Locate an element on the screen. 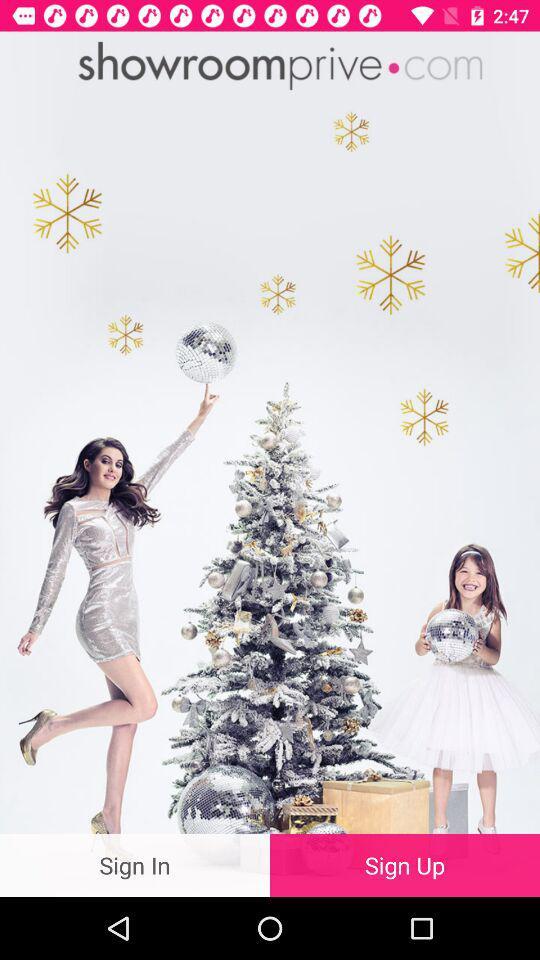  item to the right of sign in item is located at coordinates (405, 864).